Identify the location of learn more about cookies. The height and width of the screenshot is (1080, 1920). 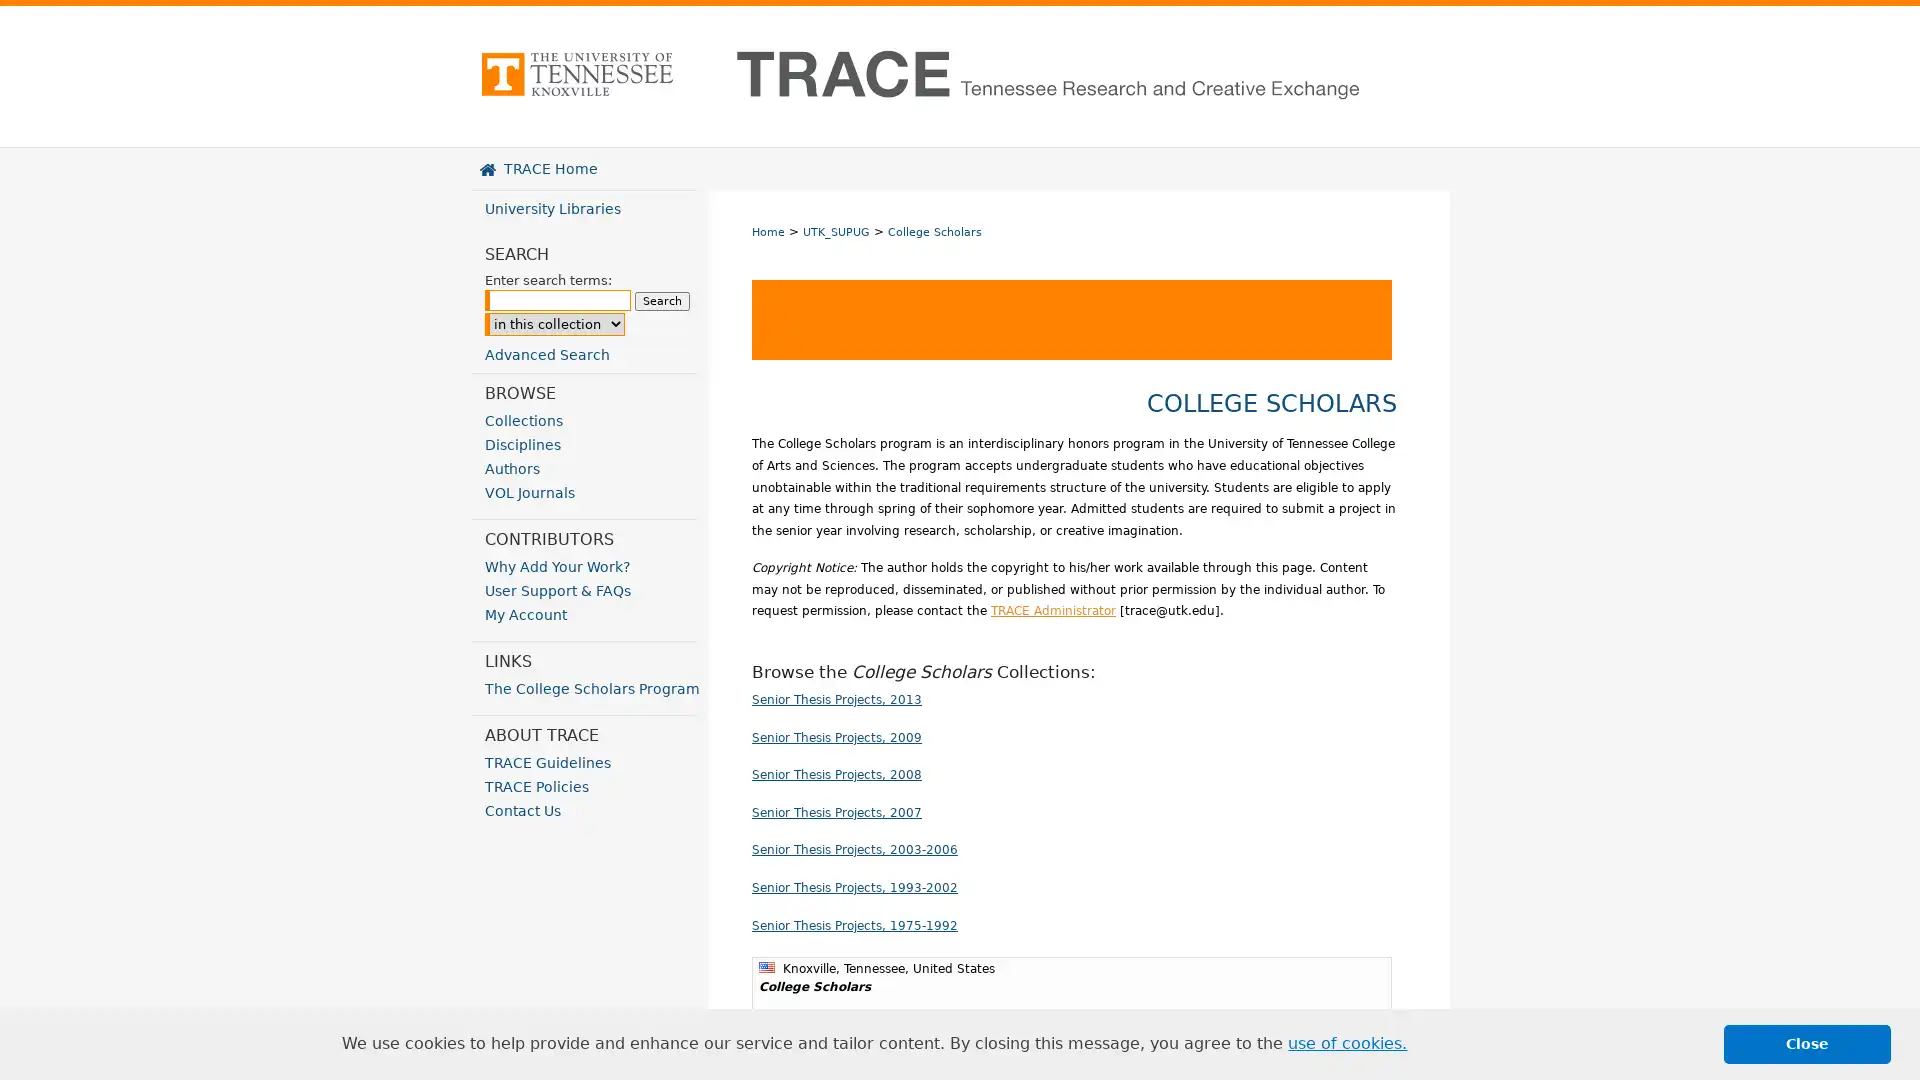
(1347, 1043).